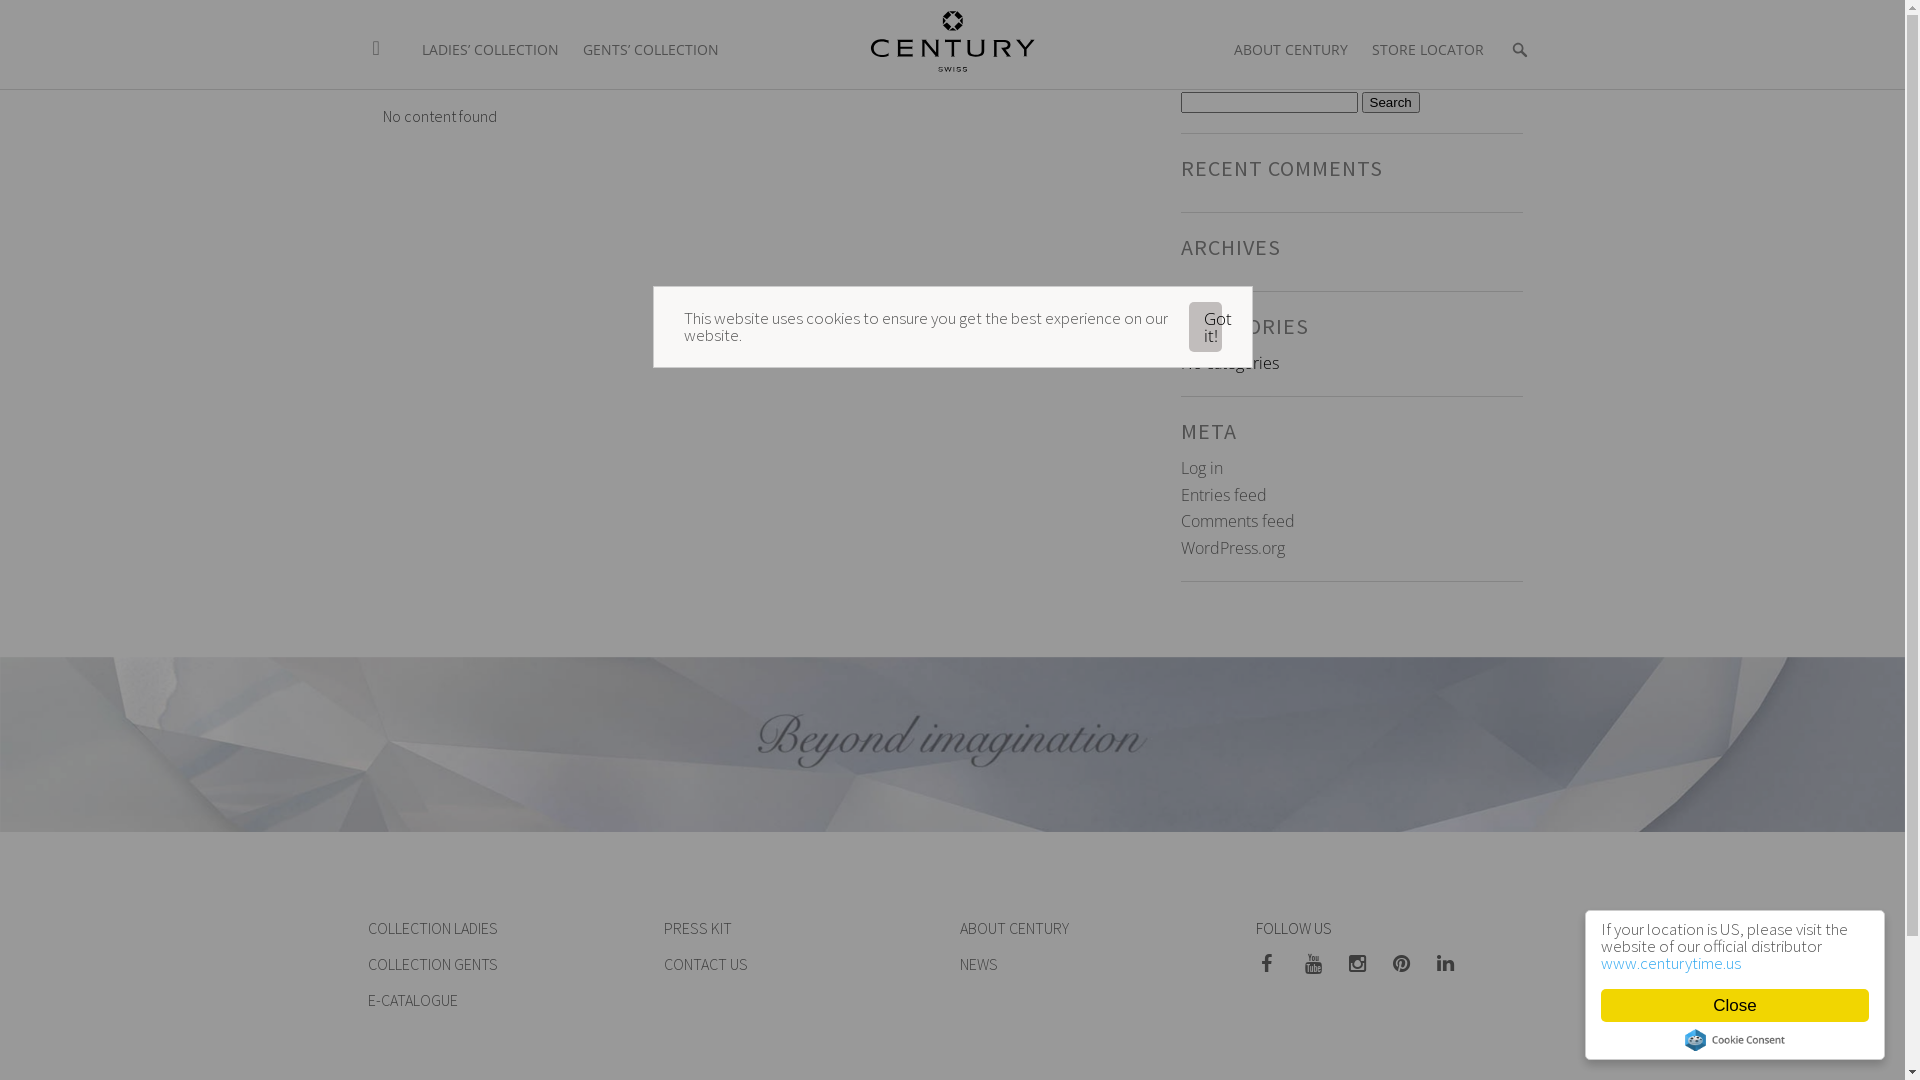 This screenshot has height=1080, width=1920. What do you see at coordinates (1601, 962) in the screenshot?
I see `'www.centurytime.us'` at bounding box center [1601, 962].